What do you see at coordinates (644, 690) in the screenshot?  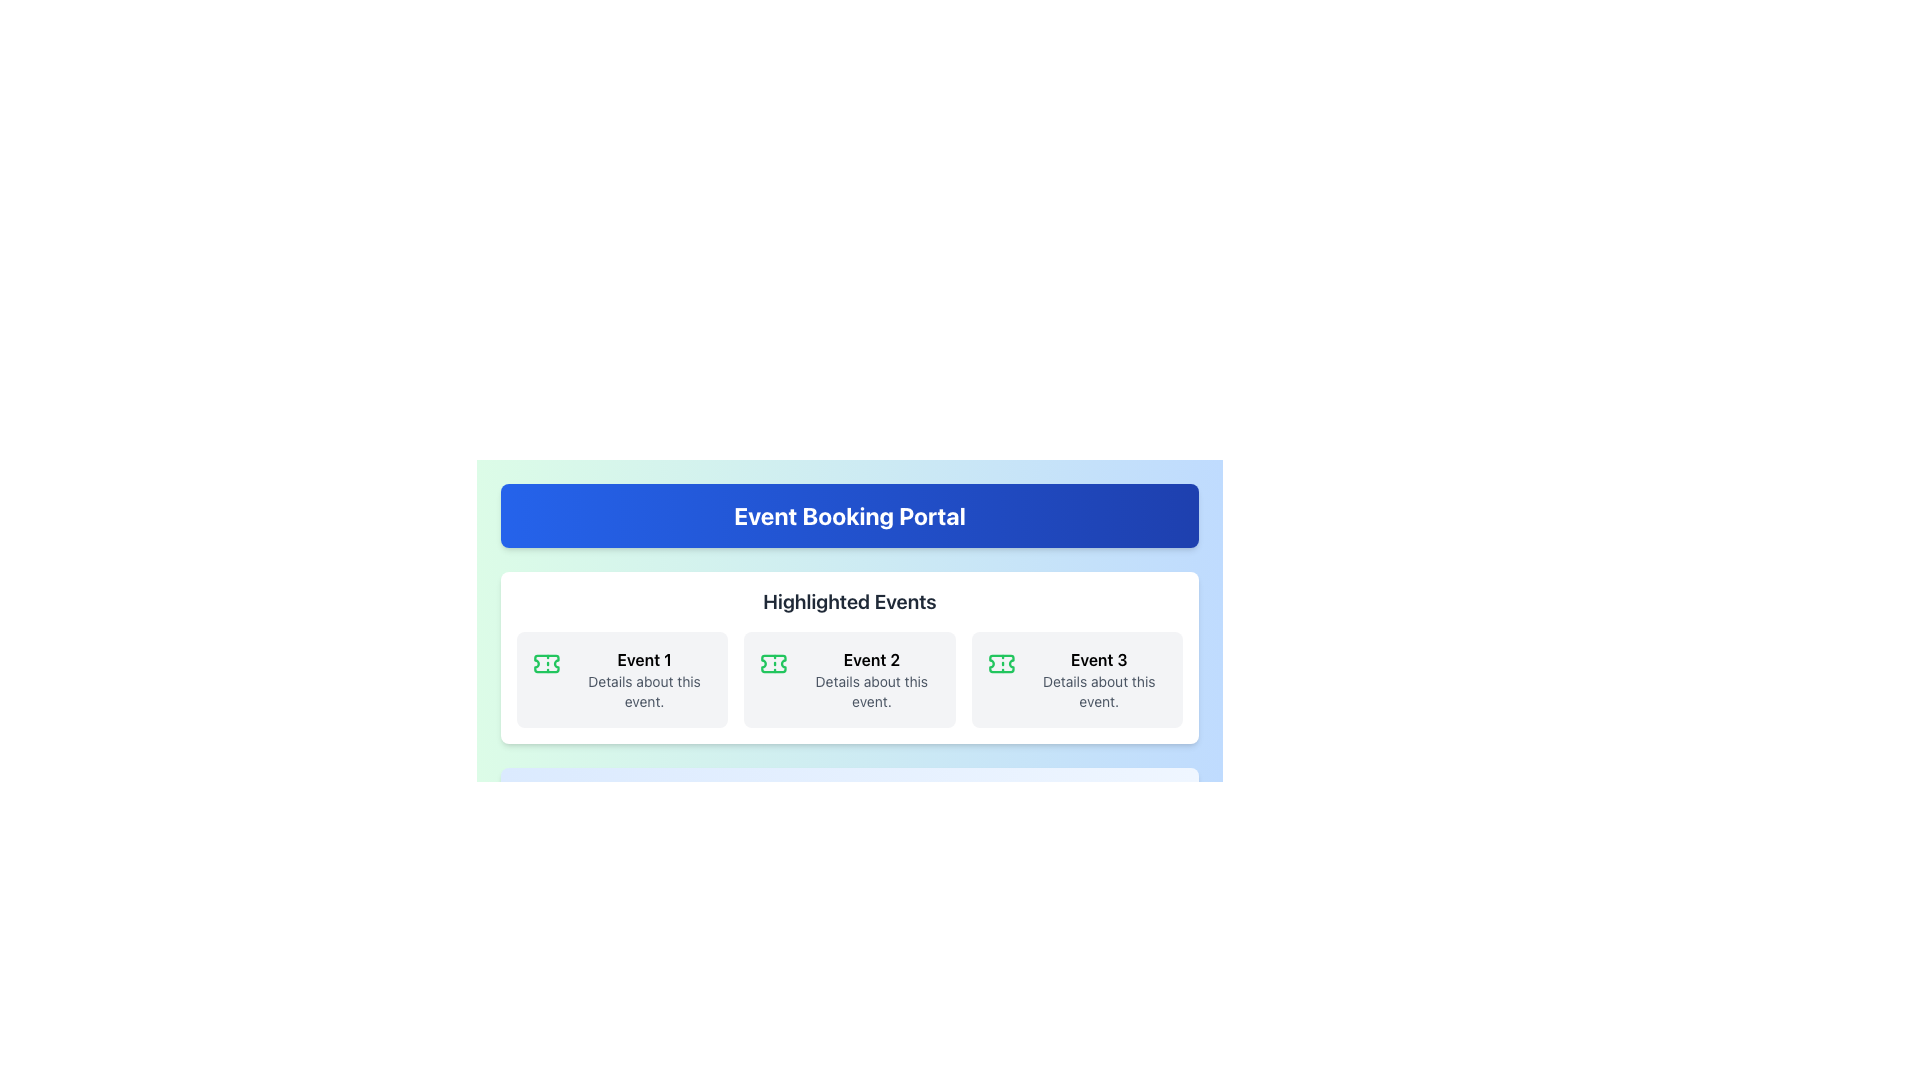 I see `the static text providing details about 'Event 1', which is positioned directly below the bolded title in the 'Highlighted Events' section` at bounding box center [644, 690].